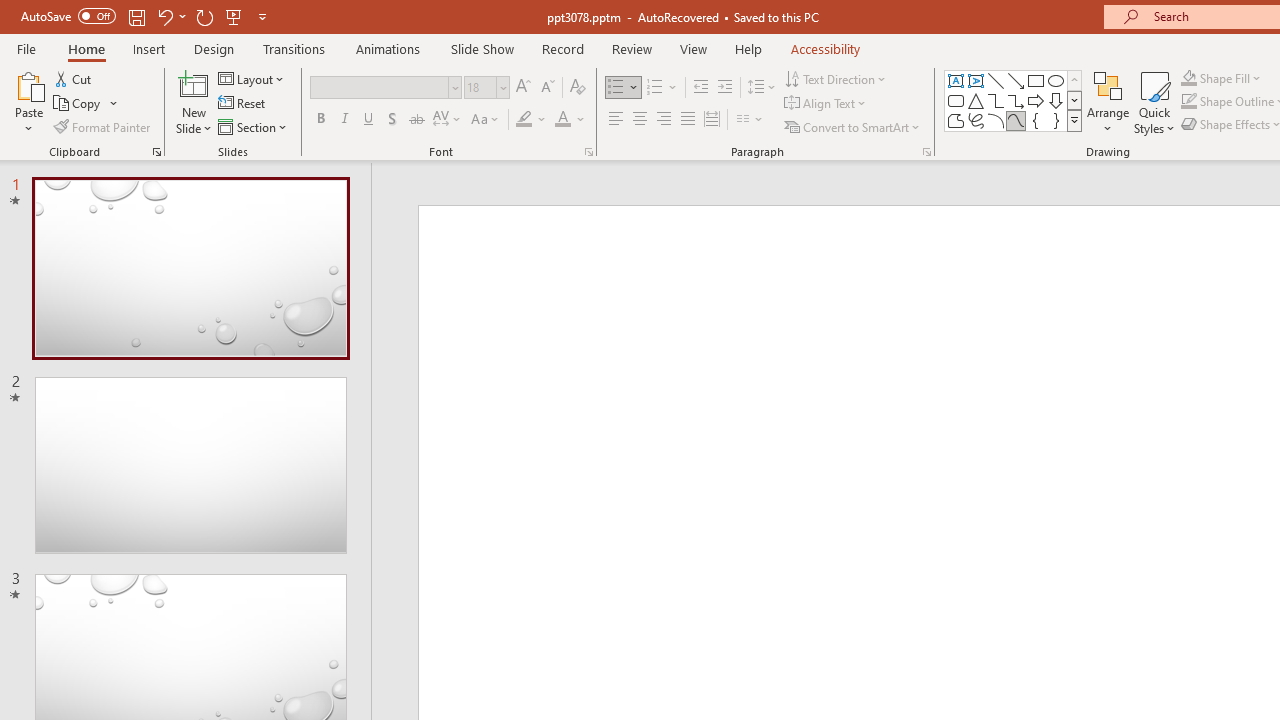  What do you see at coordinates (826, 103) in the screenshot?
I see `'Align Text'` at bounding box center [826, 103].